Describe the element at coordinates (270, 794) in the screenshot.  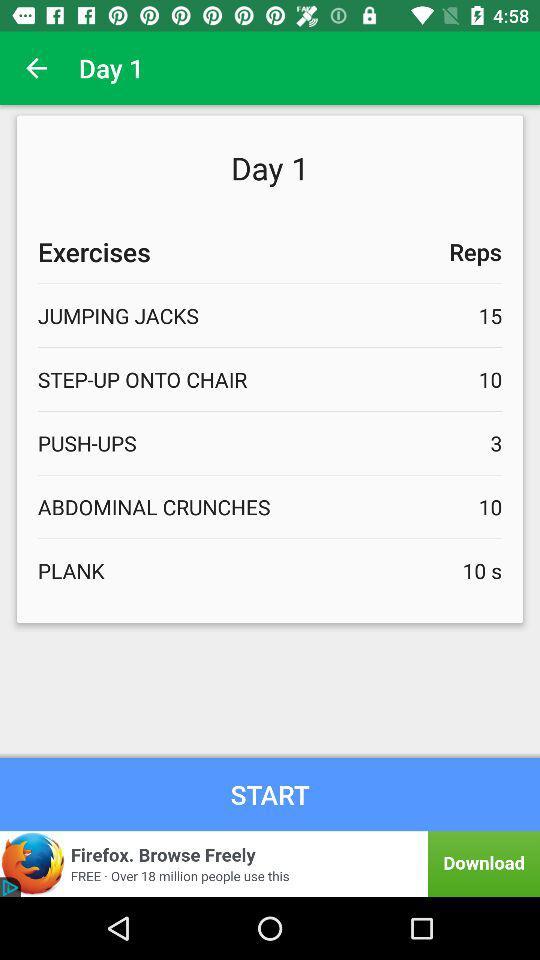
I see `start workout` at that location.